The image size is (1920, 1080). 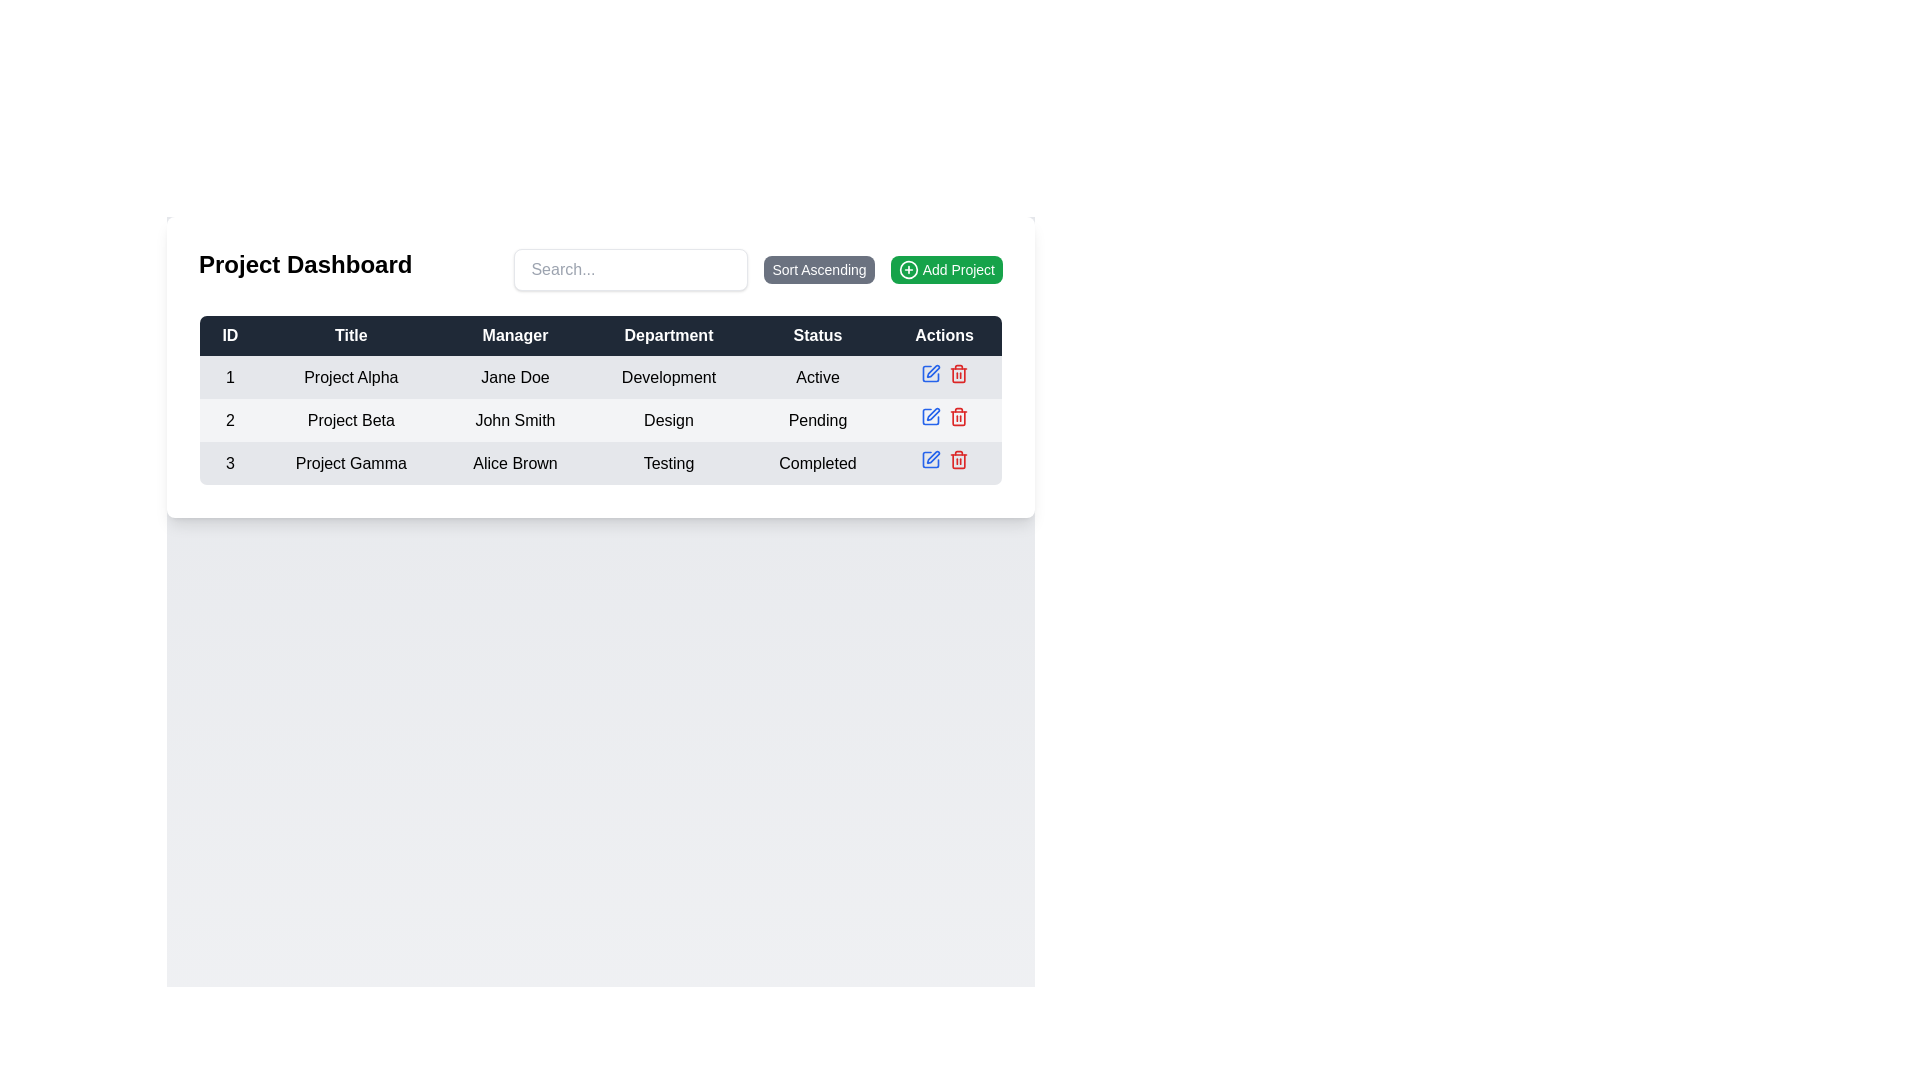 I want to click on the leftmost icon button in the 'Actions' column of the third row of the table, which is intended for editing entries, so click(x=932, y=457).